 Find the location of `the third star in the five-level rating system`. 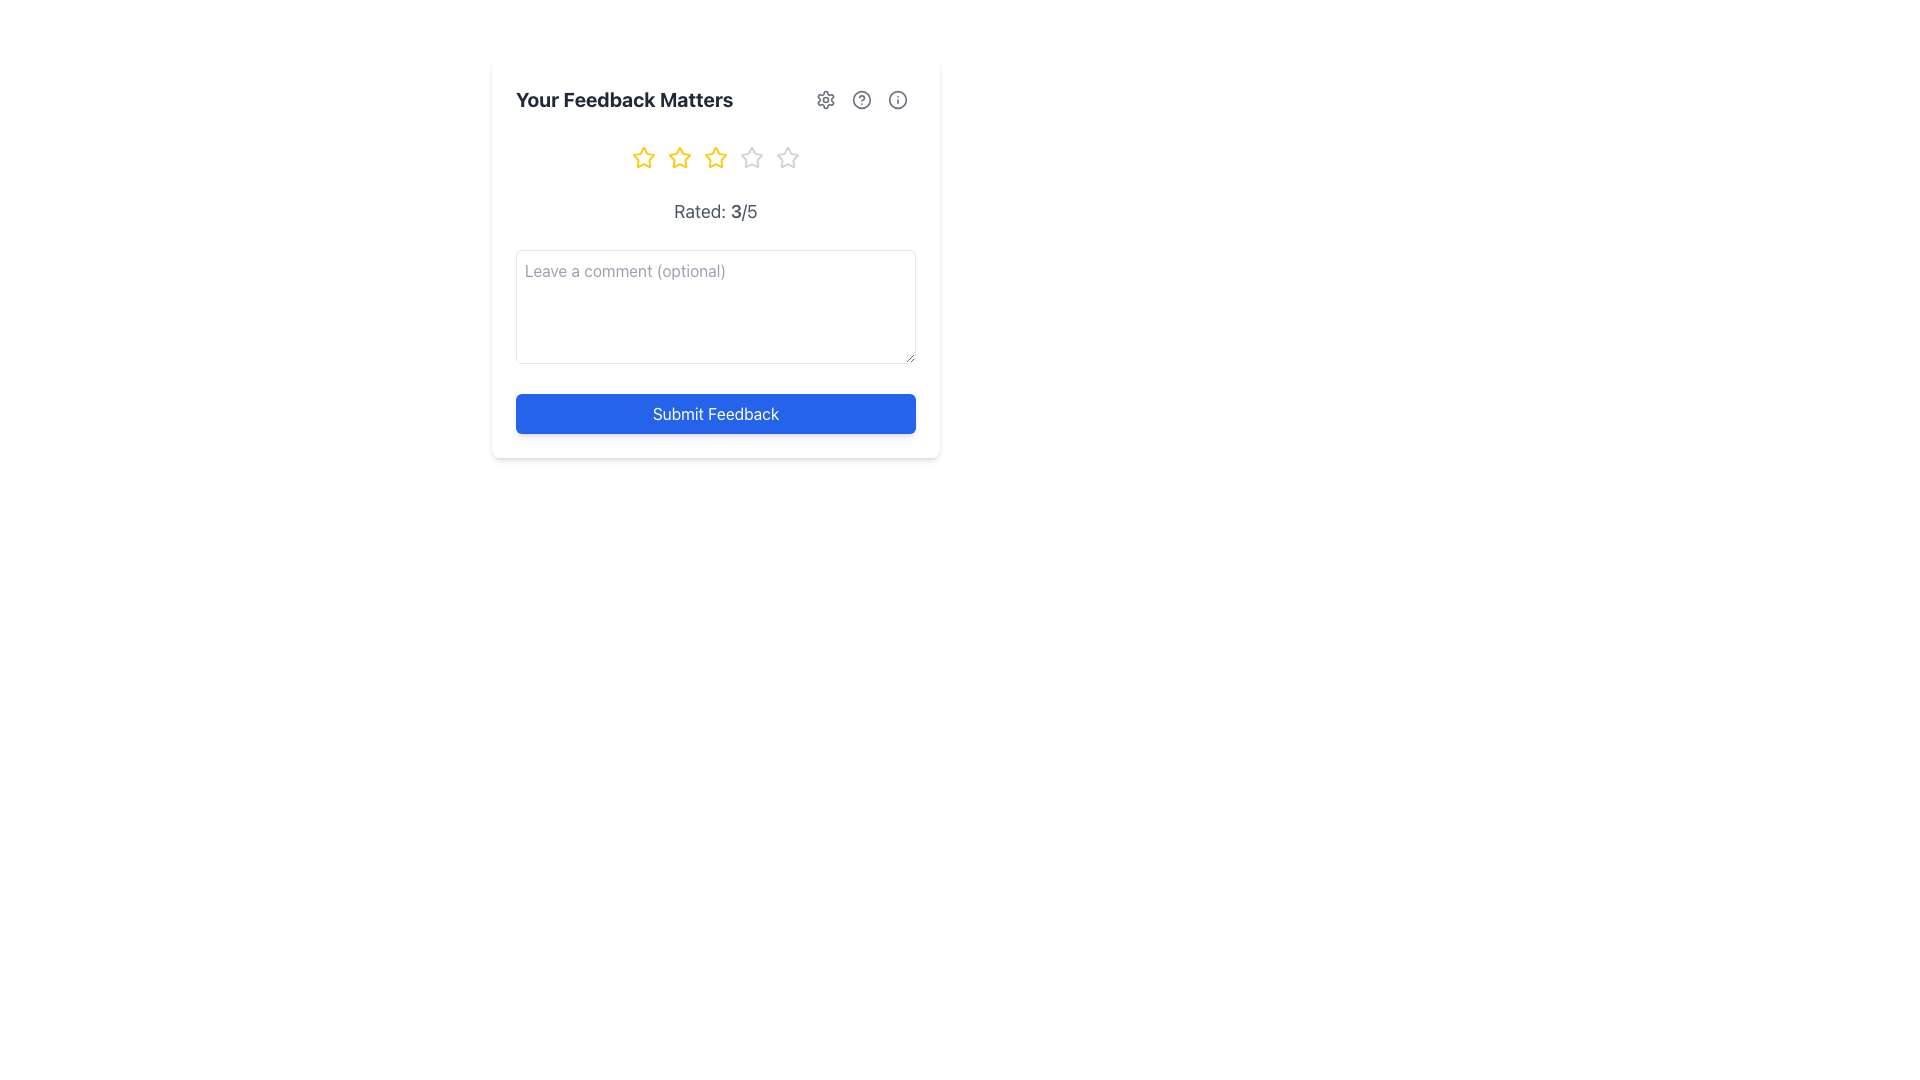

the third star in the five-level rating system is located at coordinates (715, 157).